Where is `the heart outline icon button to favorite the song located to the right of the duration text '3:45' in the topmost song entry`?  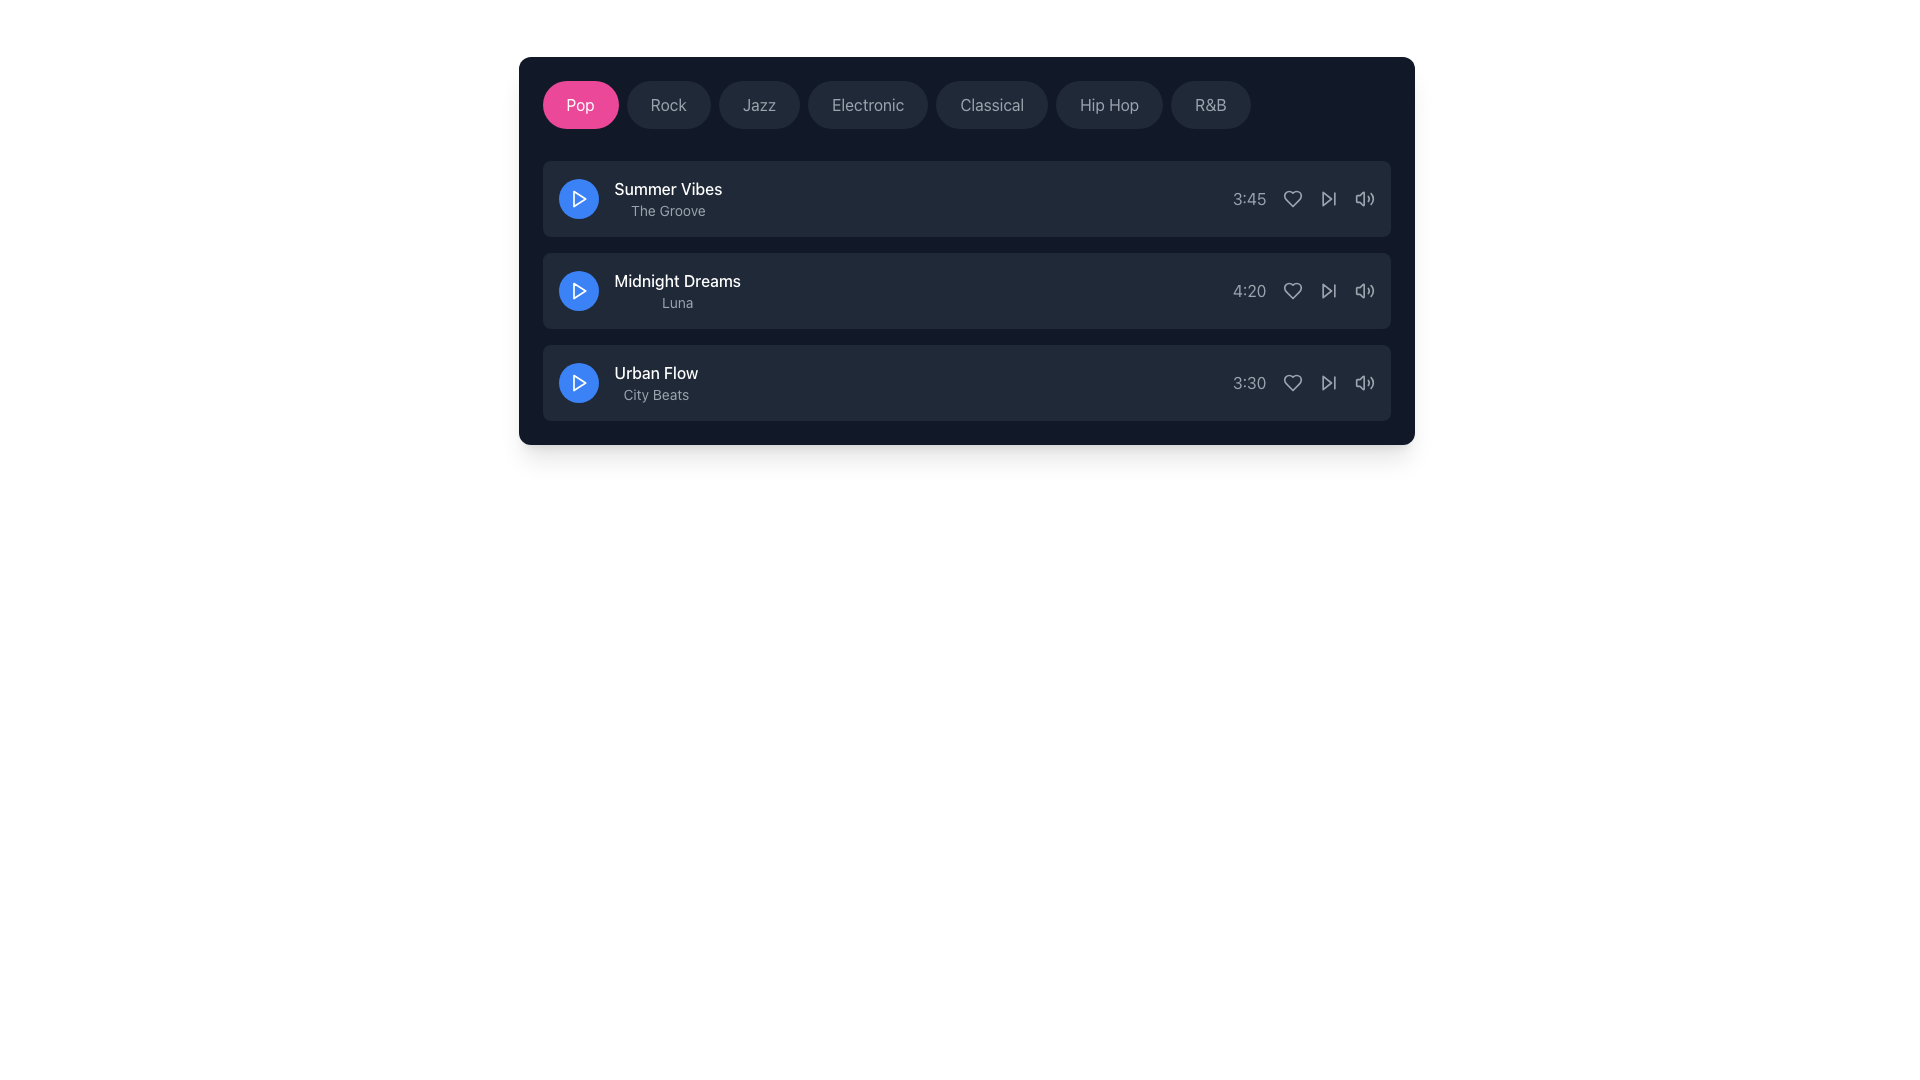 the heart outline icon button to favorite the song located to the right of the duration text '3:45' in the topmost song entry is located at coordinates (1292, 199).